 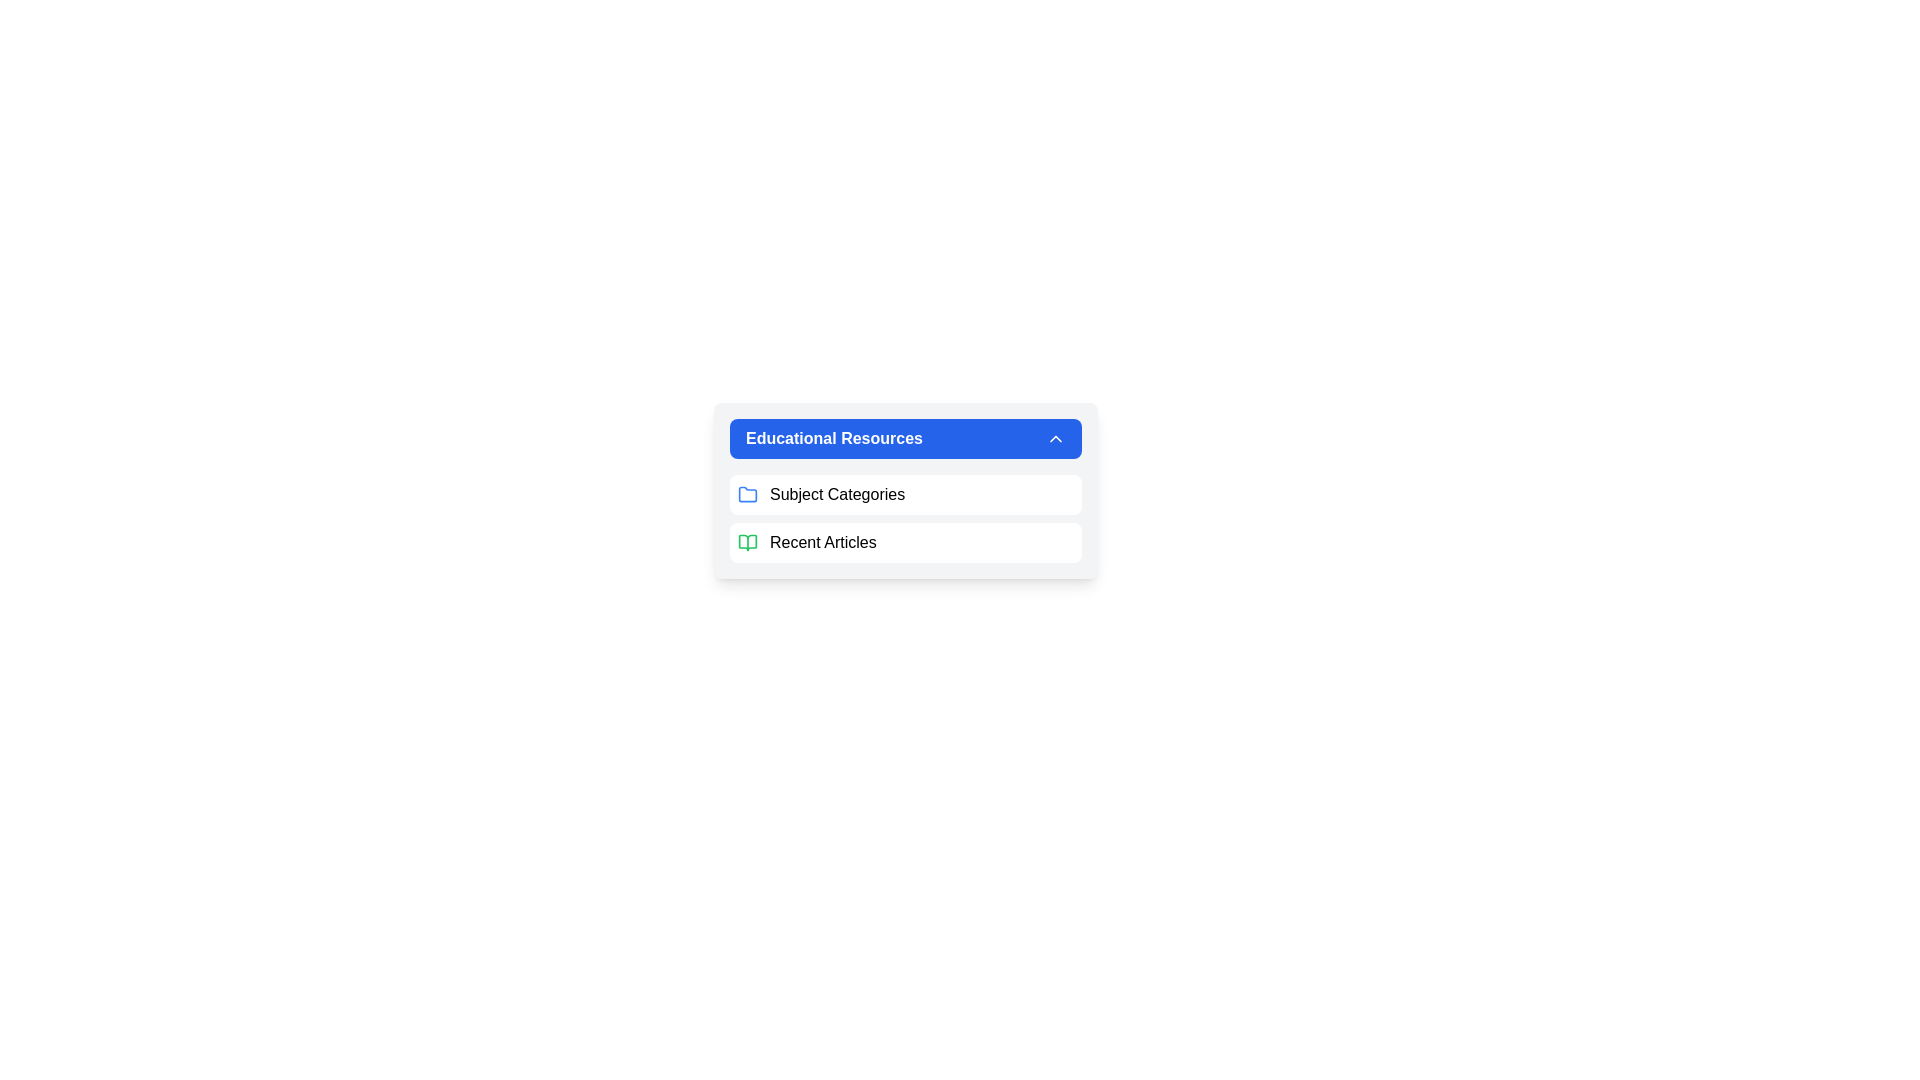 I want to click on the visual indicator icon for the 'Subject Categories' option, which is positioned to the left of the text 'Subject Categories', so click(x=747, y=494).